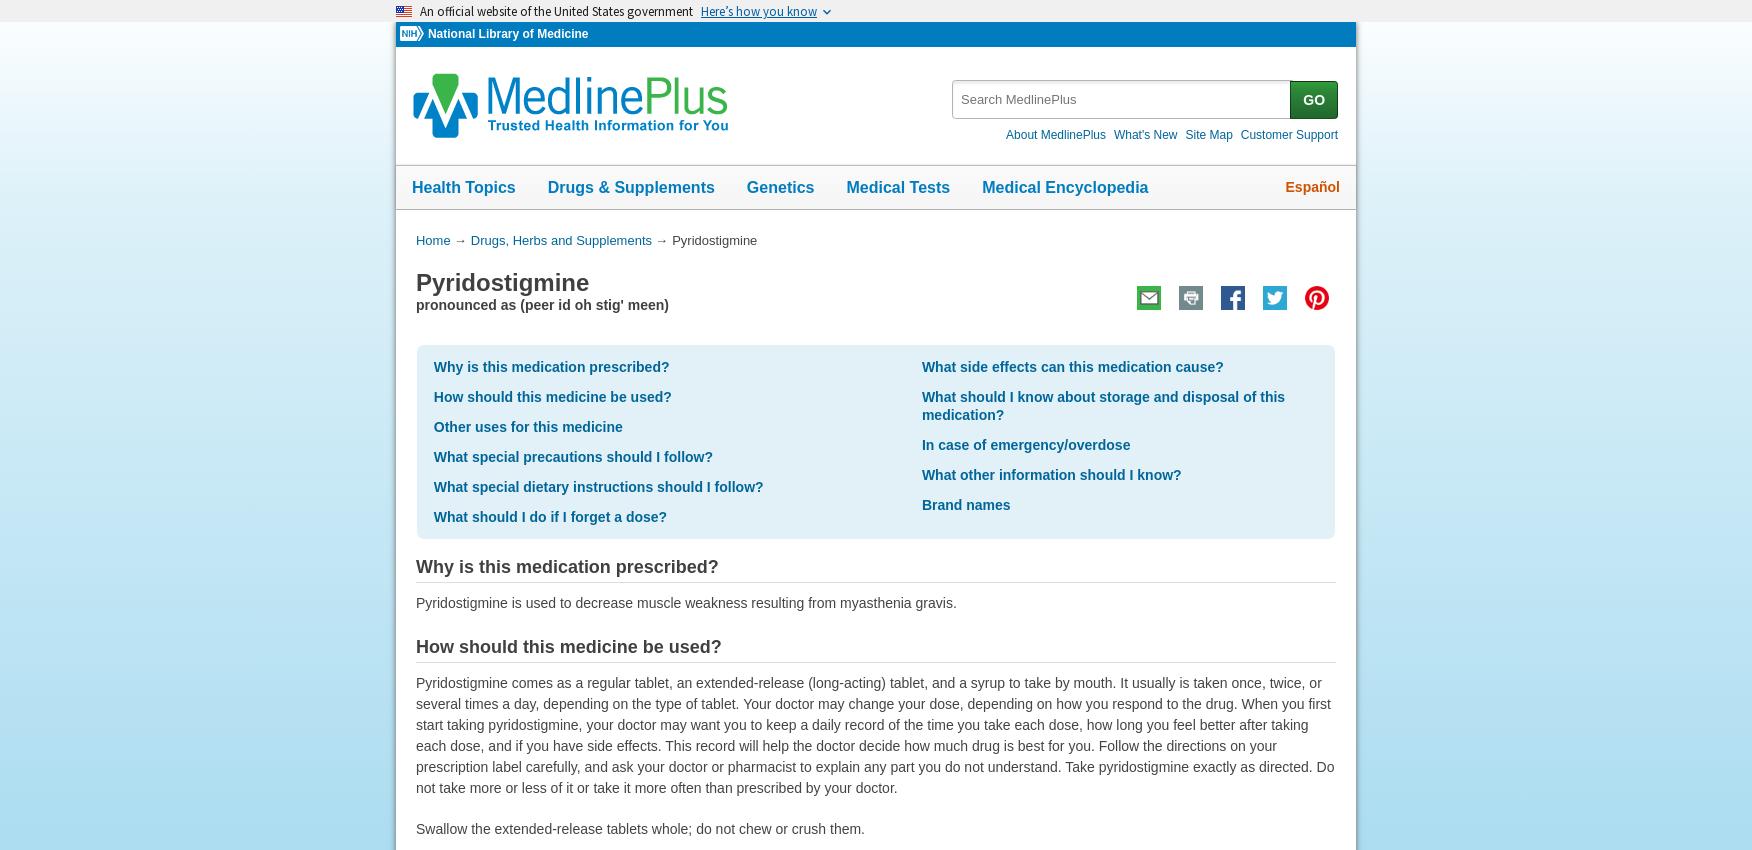  What do you see at coordinates (1102, 405) in the screenshot?
I see `'What should I know about storage and disposal of this medication?'` at bounding box center [1102, 405].